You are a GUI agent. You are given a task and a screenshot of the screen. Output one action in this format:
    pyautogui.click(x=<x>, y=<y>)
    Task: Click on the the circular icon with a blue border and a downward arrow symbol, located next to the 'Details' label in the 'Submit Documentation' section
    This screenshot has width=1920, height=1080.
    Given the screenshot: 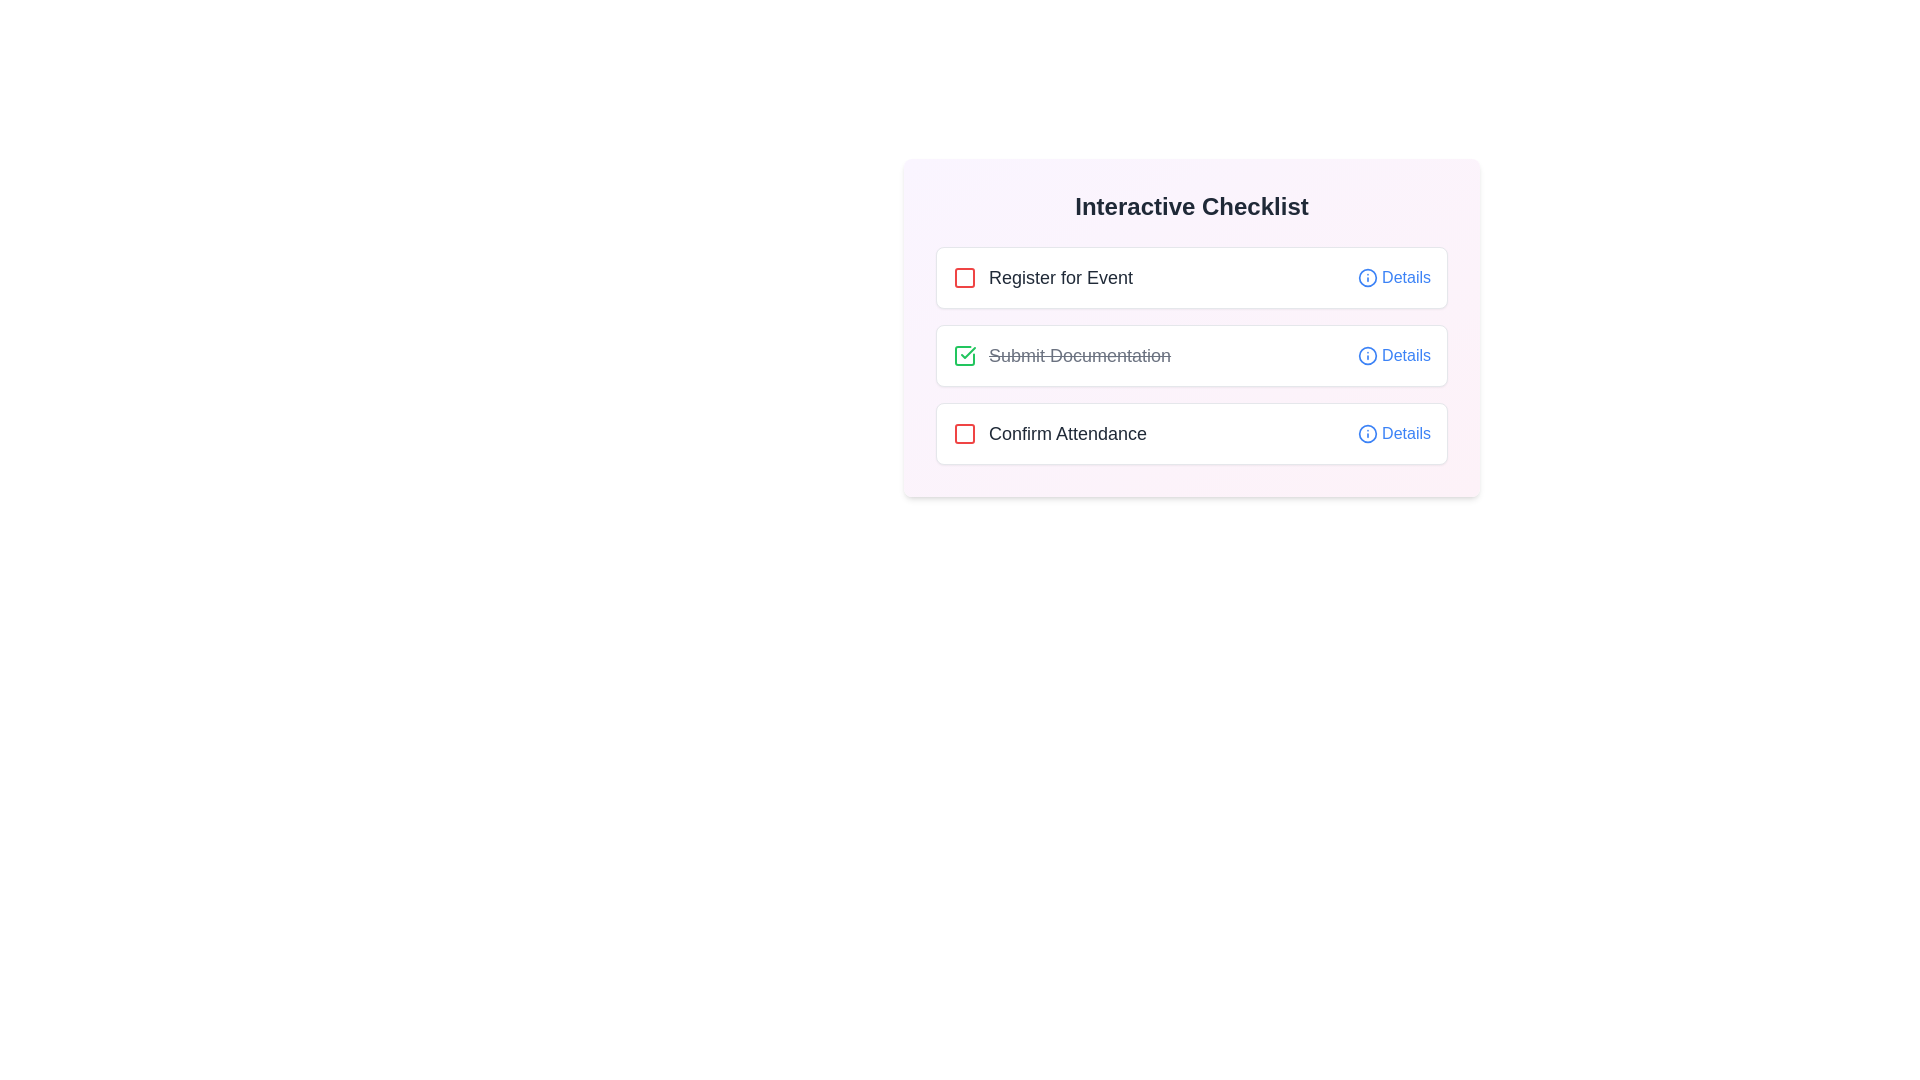 What is the action you would take?
    pyautogui.click(x=1367, y=354)
    